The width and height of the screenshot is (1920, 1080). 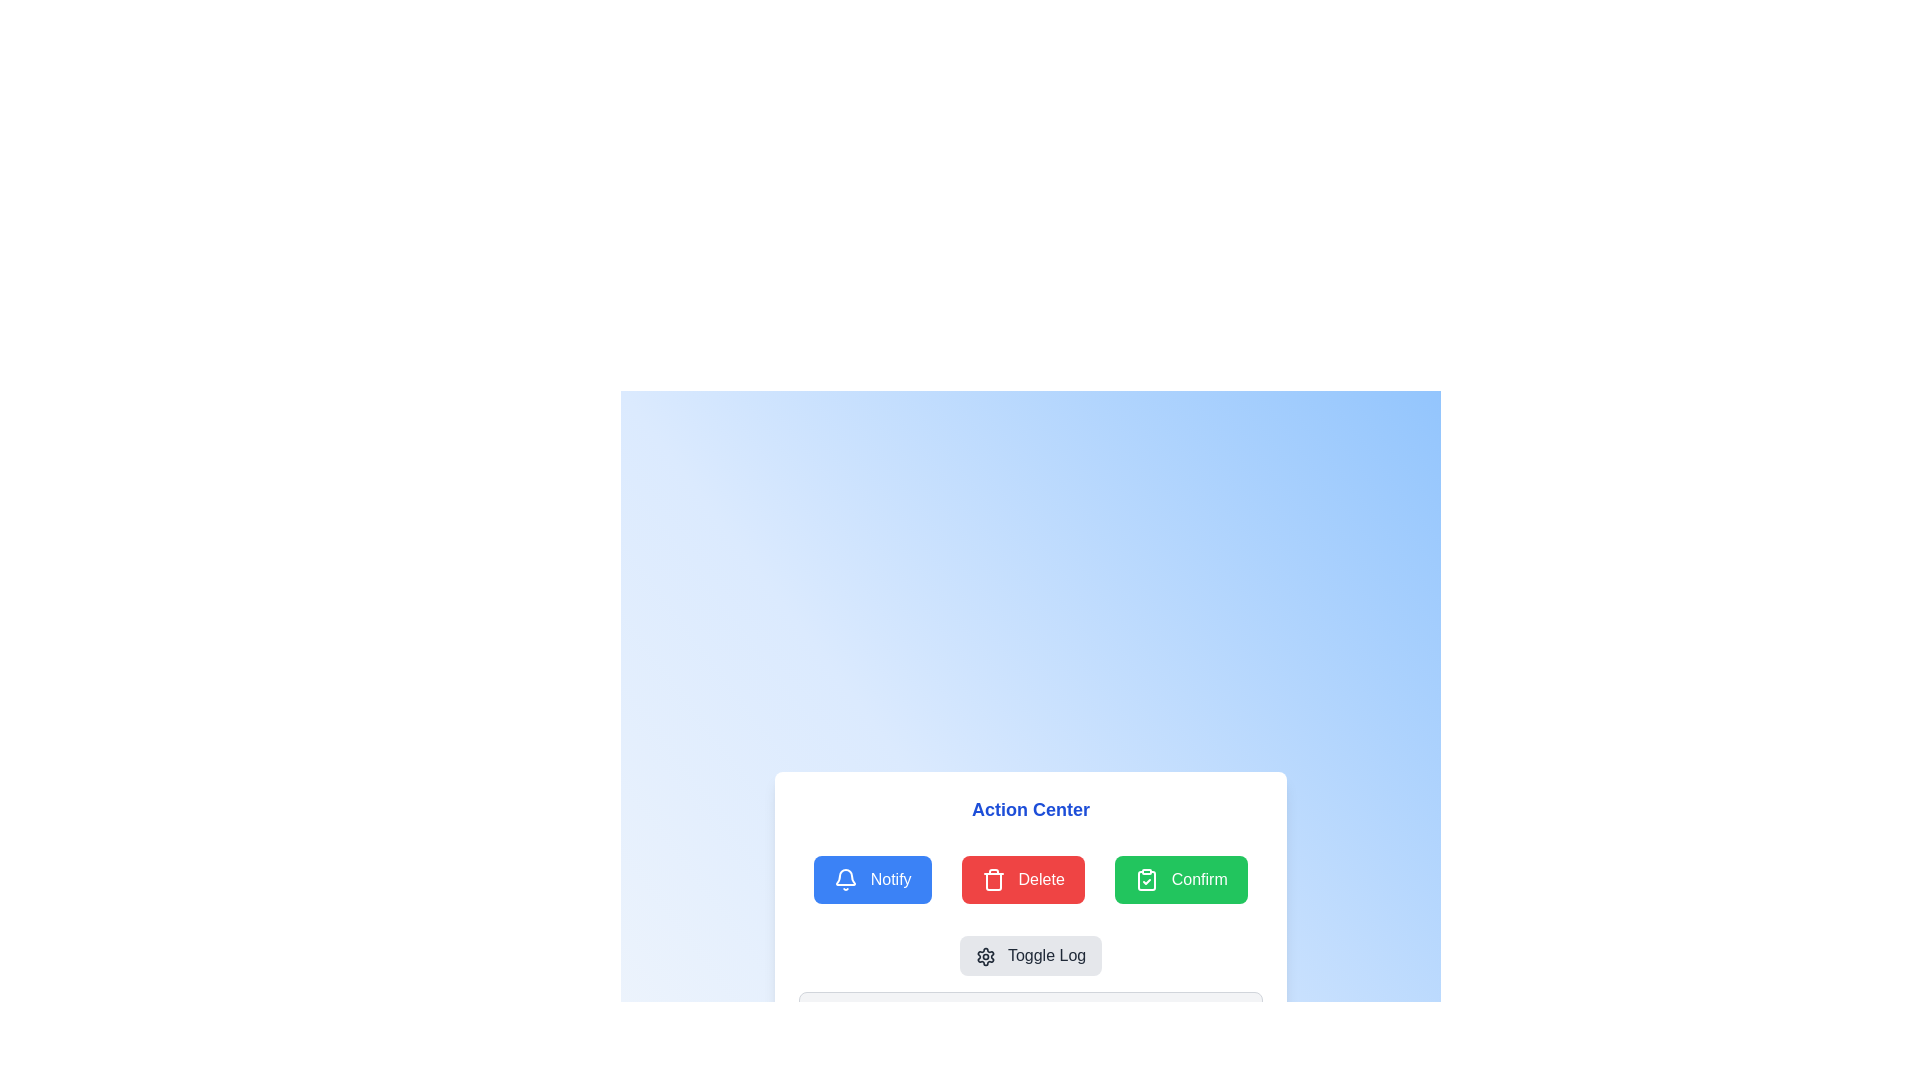 What do you see at coordinates (1023, 878) in the screenshot?
I see `the 'Delete' button in the 'Action Center' section` at bounding box center [1023, 878].